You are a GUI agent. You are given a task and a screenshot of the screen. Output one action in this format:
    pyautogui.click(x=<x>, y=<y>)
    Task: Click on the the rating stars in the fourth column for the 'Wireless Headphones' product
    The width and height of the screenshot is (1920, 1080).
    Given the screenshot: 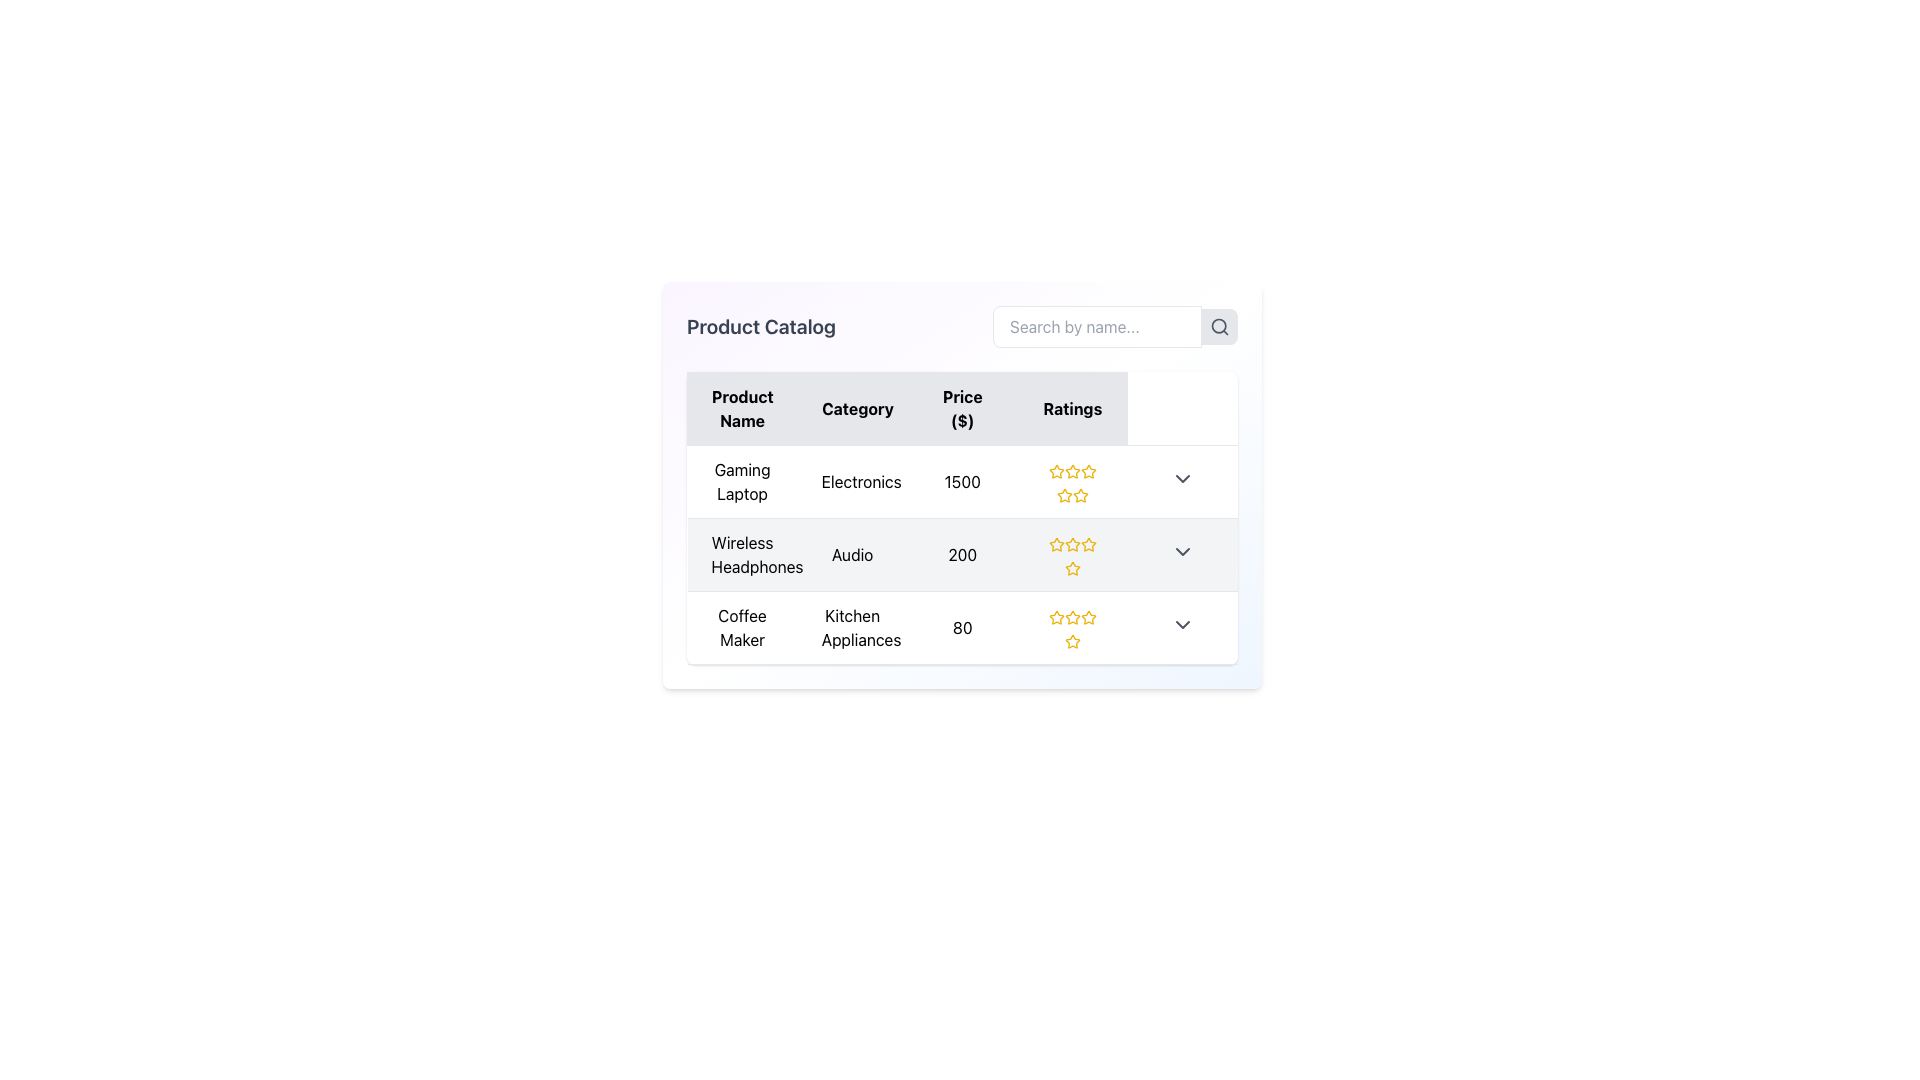 What is the action you would take?
    pyautogui.click(x=1071, y=555)
    